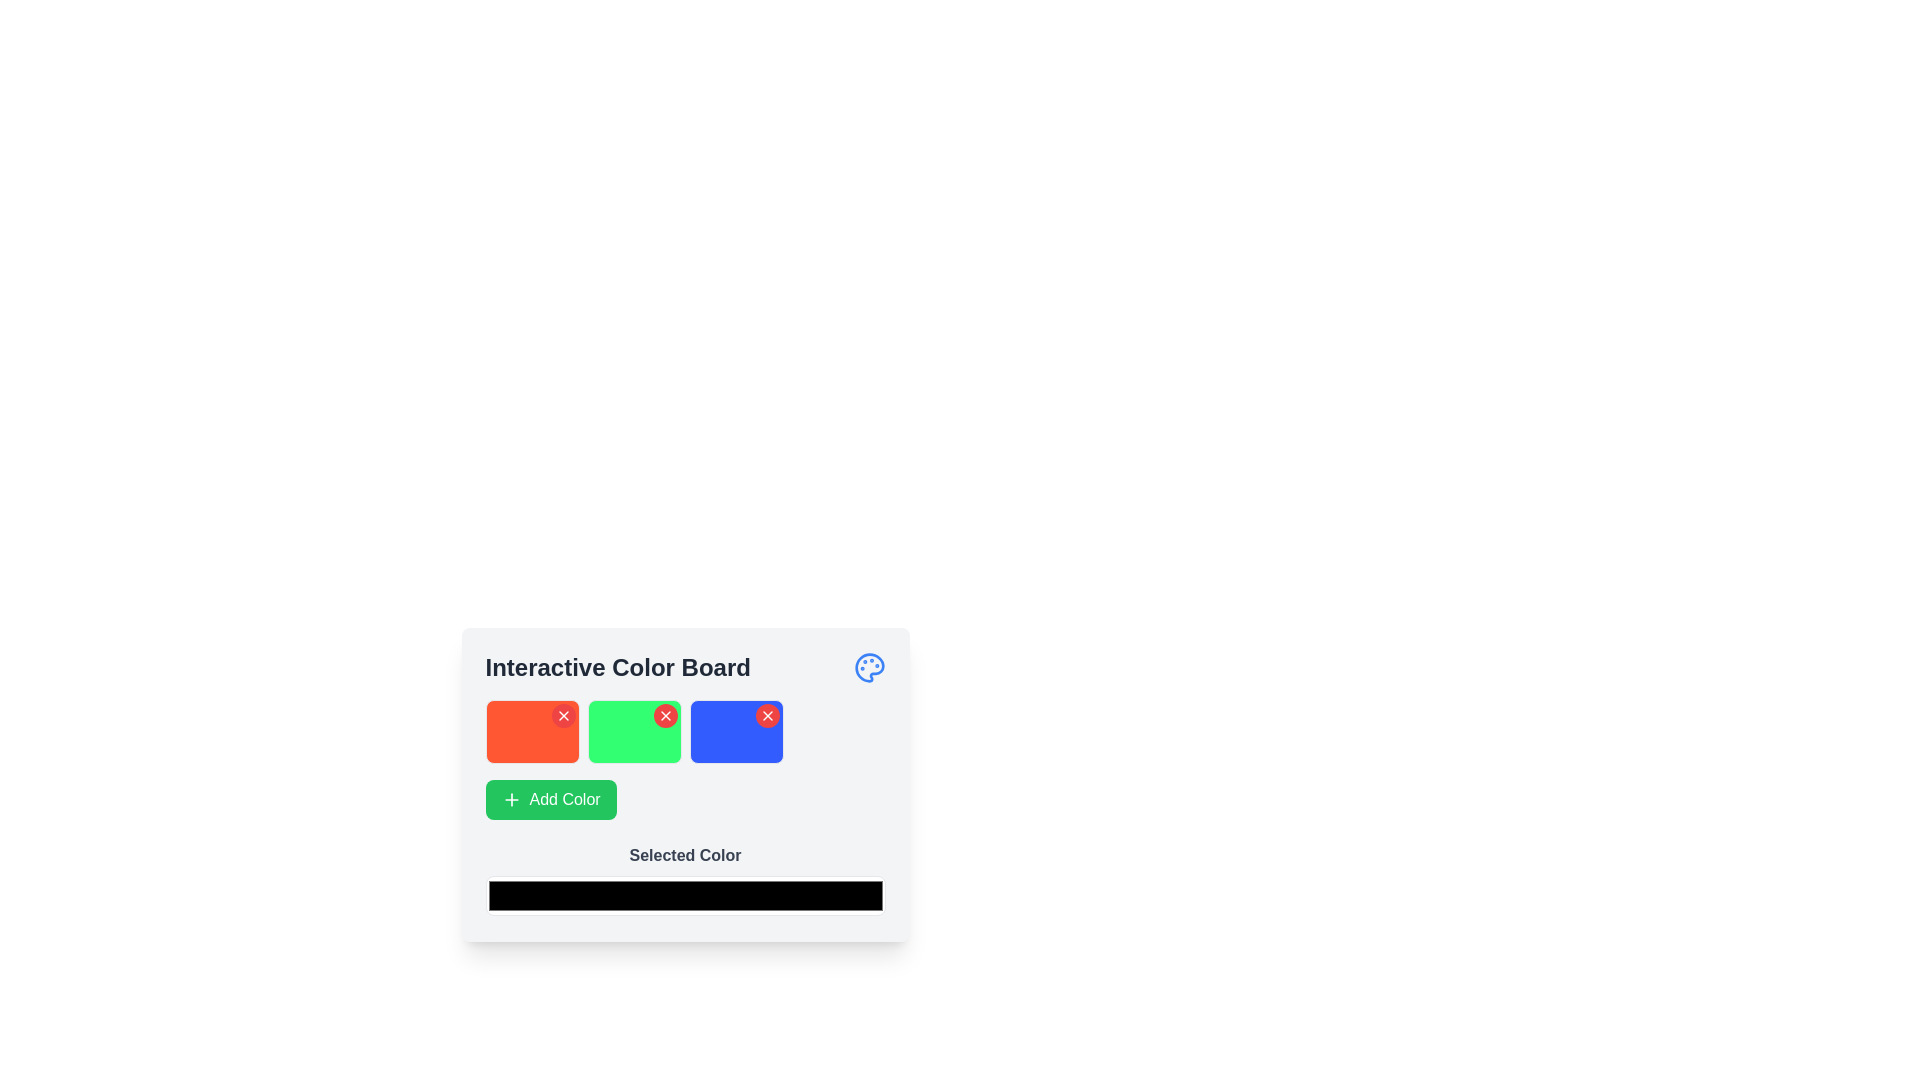  I want to click on the Close button icon in the upper-right corner of the green color box within the Interactive Color Board, so click(665, 715).